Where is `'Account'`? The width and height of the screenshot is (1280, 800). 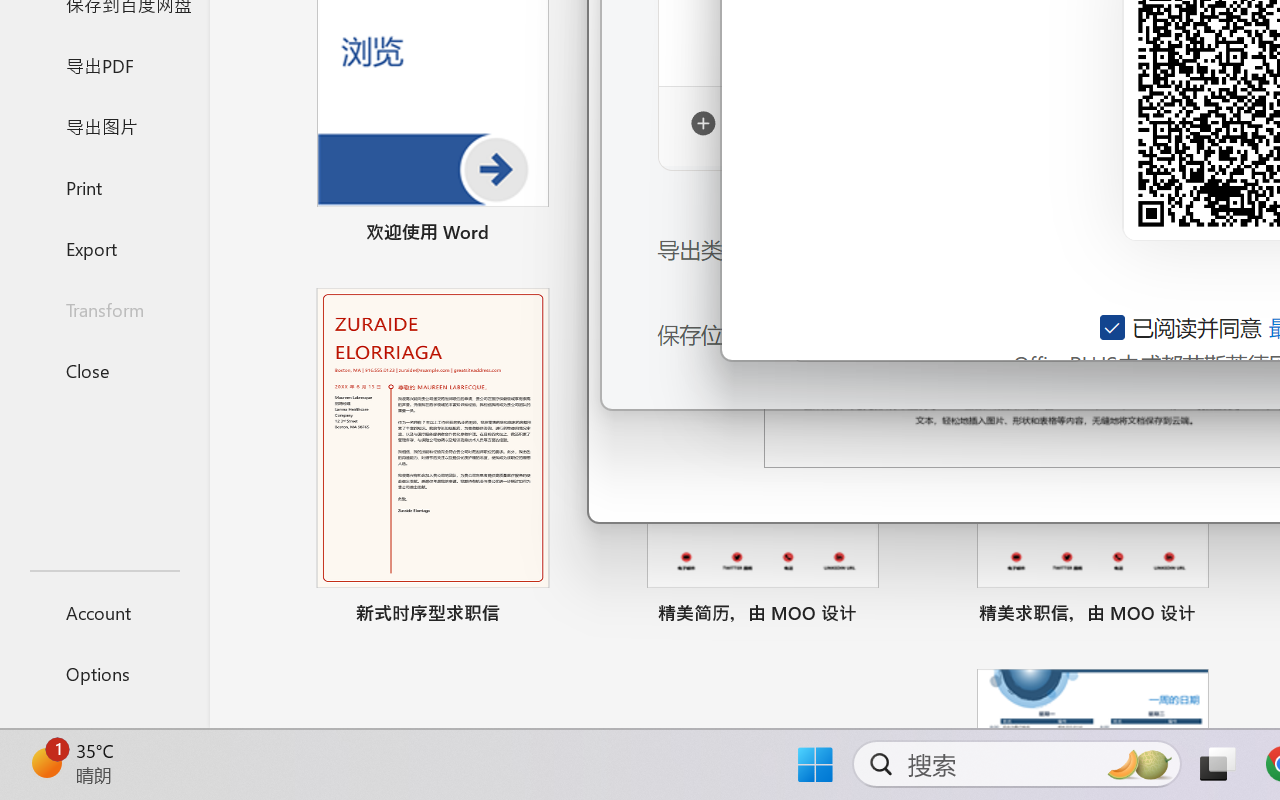
'Account' is located at coordinates (103, 612).